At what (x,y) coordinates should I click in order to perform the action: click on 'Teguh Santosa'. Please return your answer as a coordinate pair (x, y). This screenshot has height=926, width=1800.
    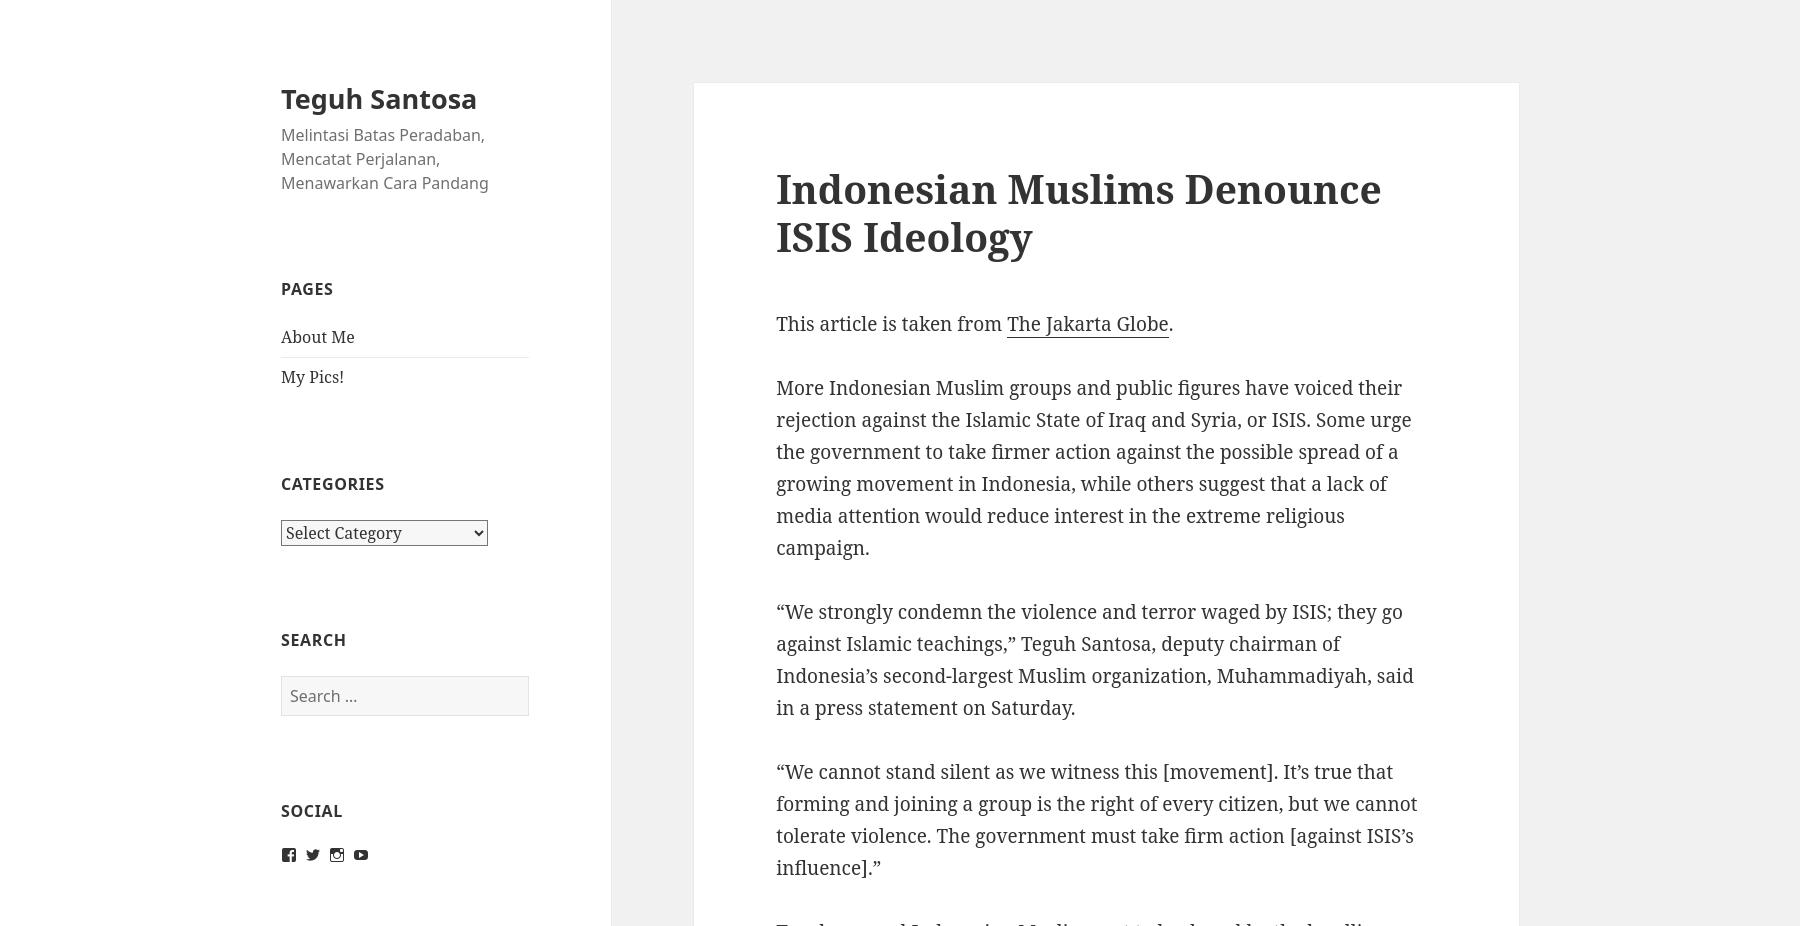
    Looking at the image, I should click on (379, 96).